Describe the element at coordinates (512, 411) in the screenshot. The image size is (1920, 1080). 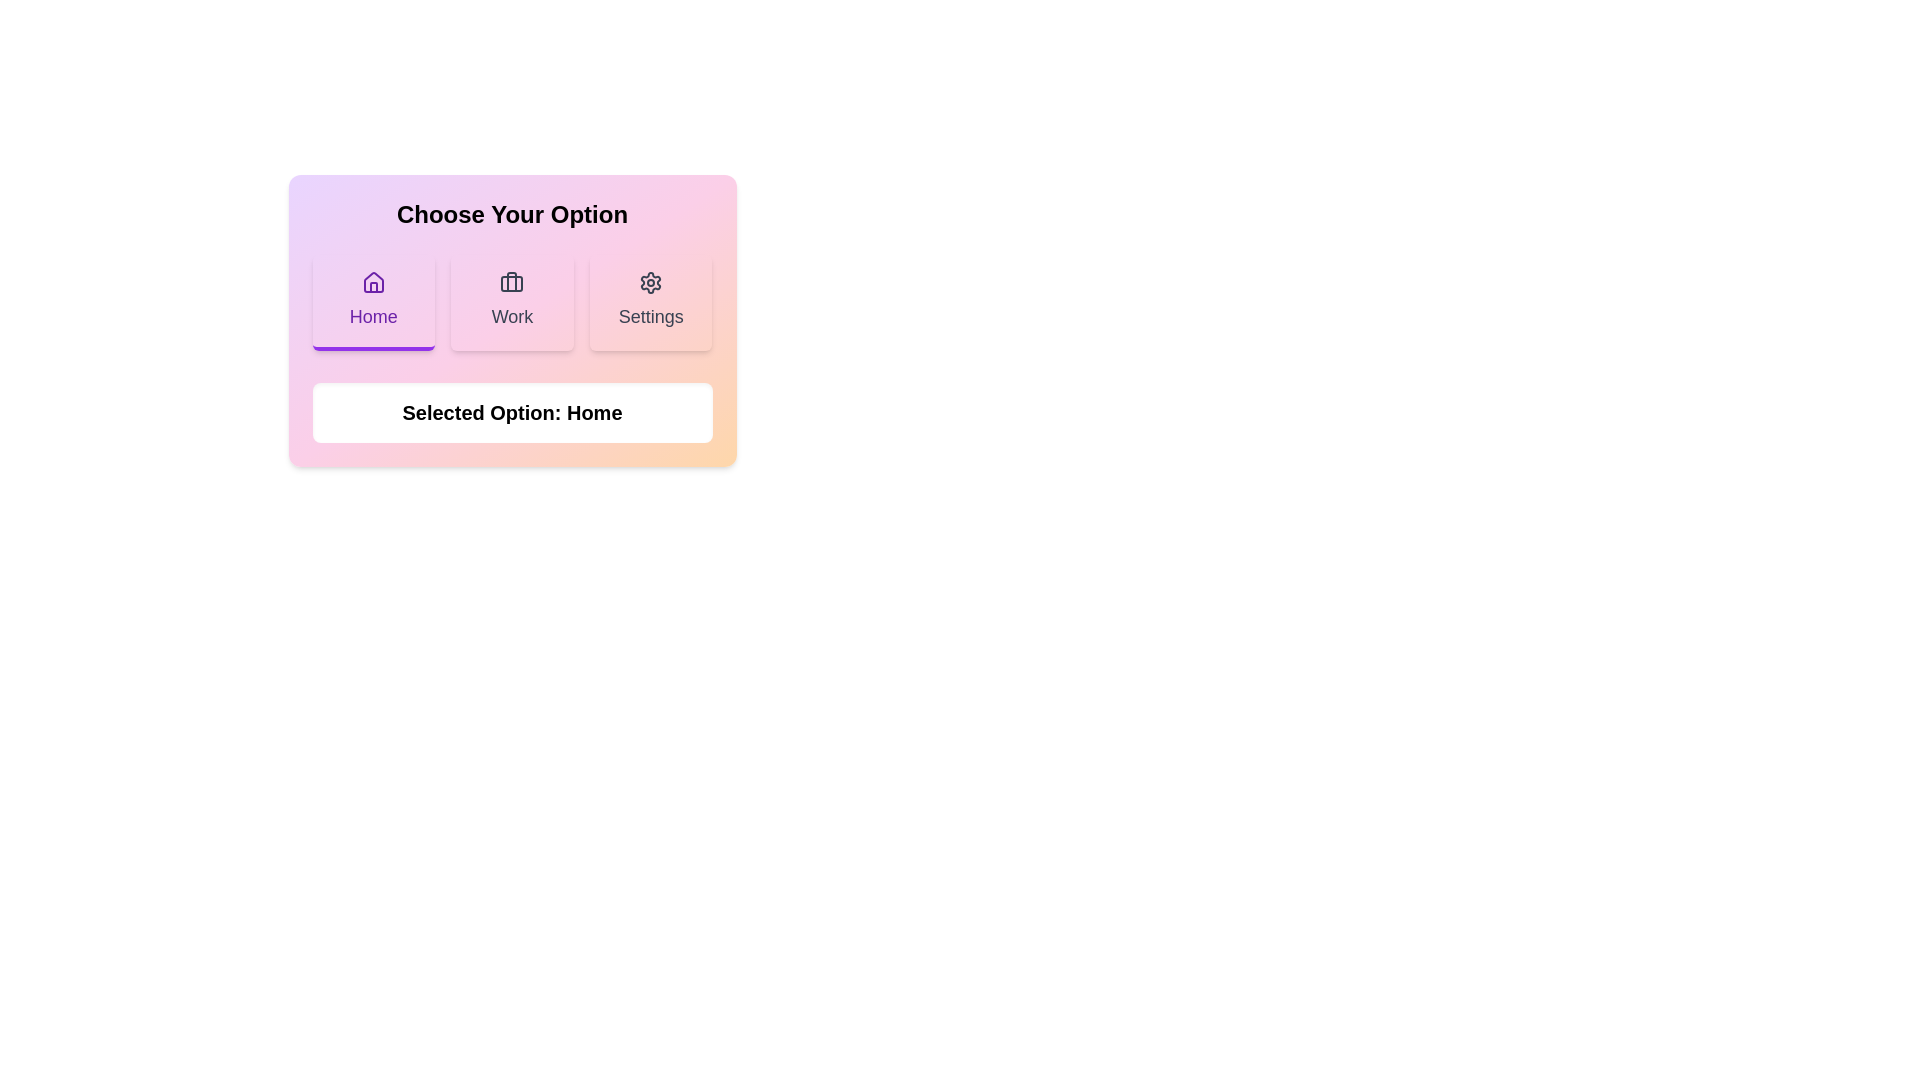
I see `the text label displaying 'Selected Option: Home', which is located below the 'Choose Your Option' title and buttons for Home, Work, and Settings` at that location.